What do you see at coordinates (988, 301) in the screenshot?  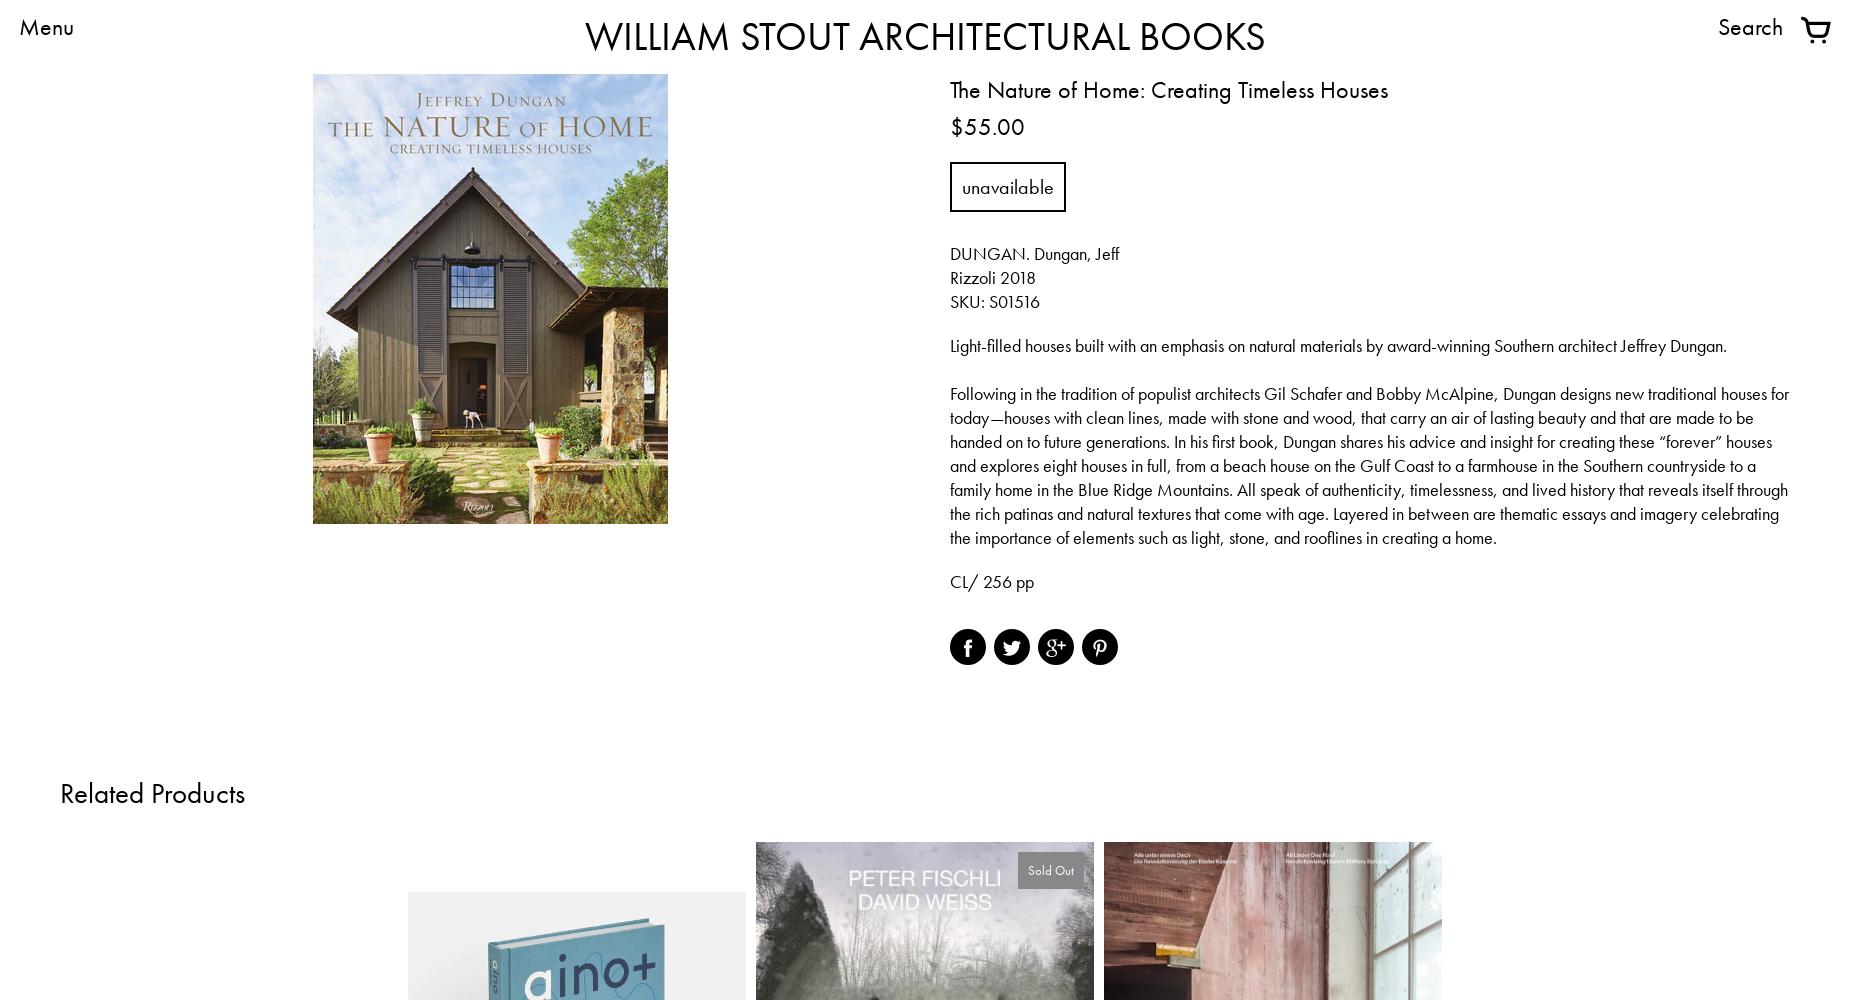 I see `'S01516'` at bounding box center [988, 301].